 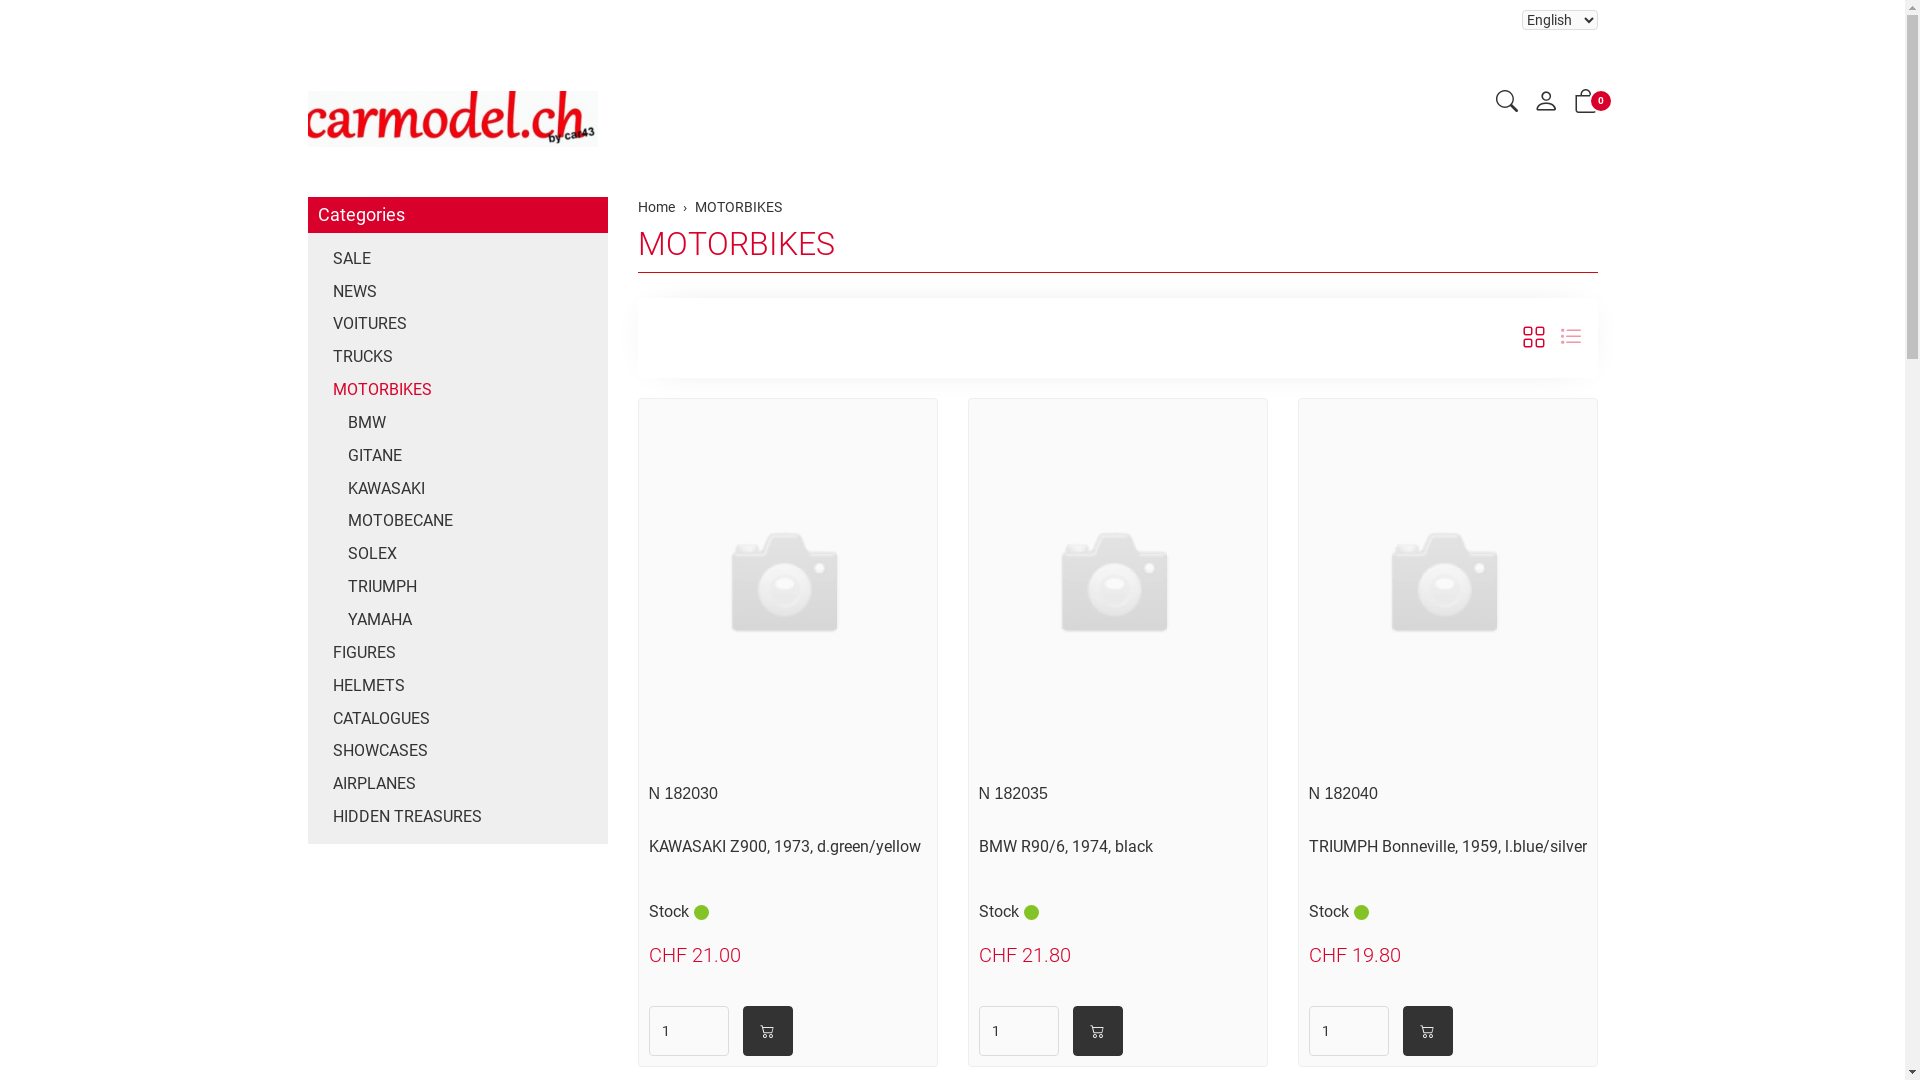 What do you see at coordinates (1342, 792) in the screenshot?
I see `'N 182040'` at bounding box center [1342, 792].